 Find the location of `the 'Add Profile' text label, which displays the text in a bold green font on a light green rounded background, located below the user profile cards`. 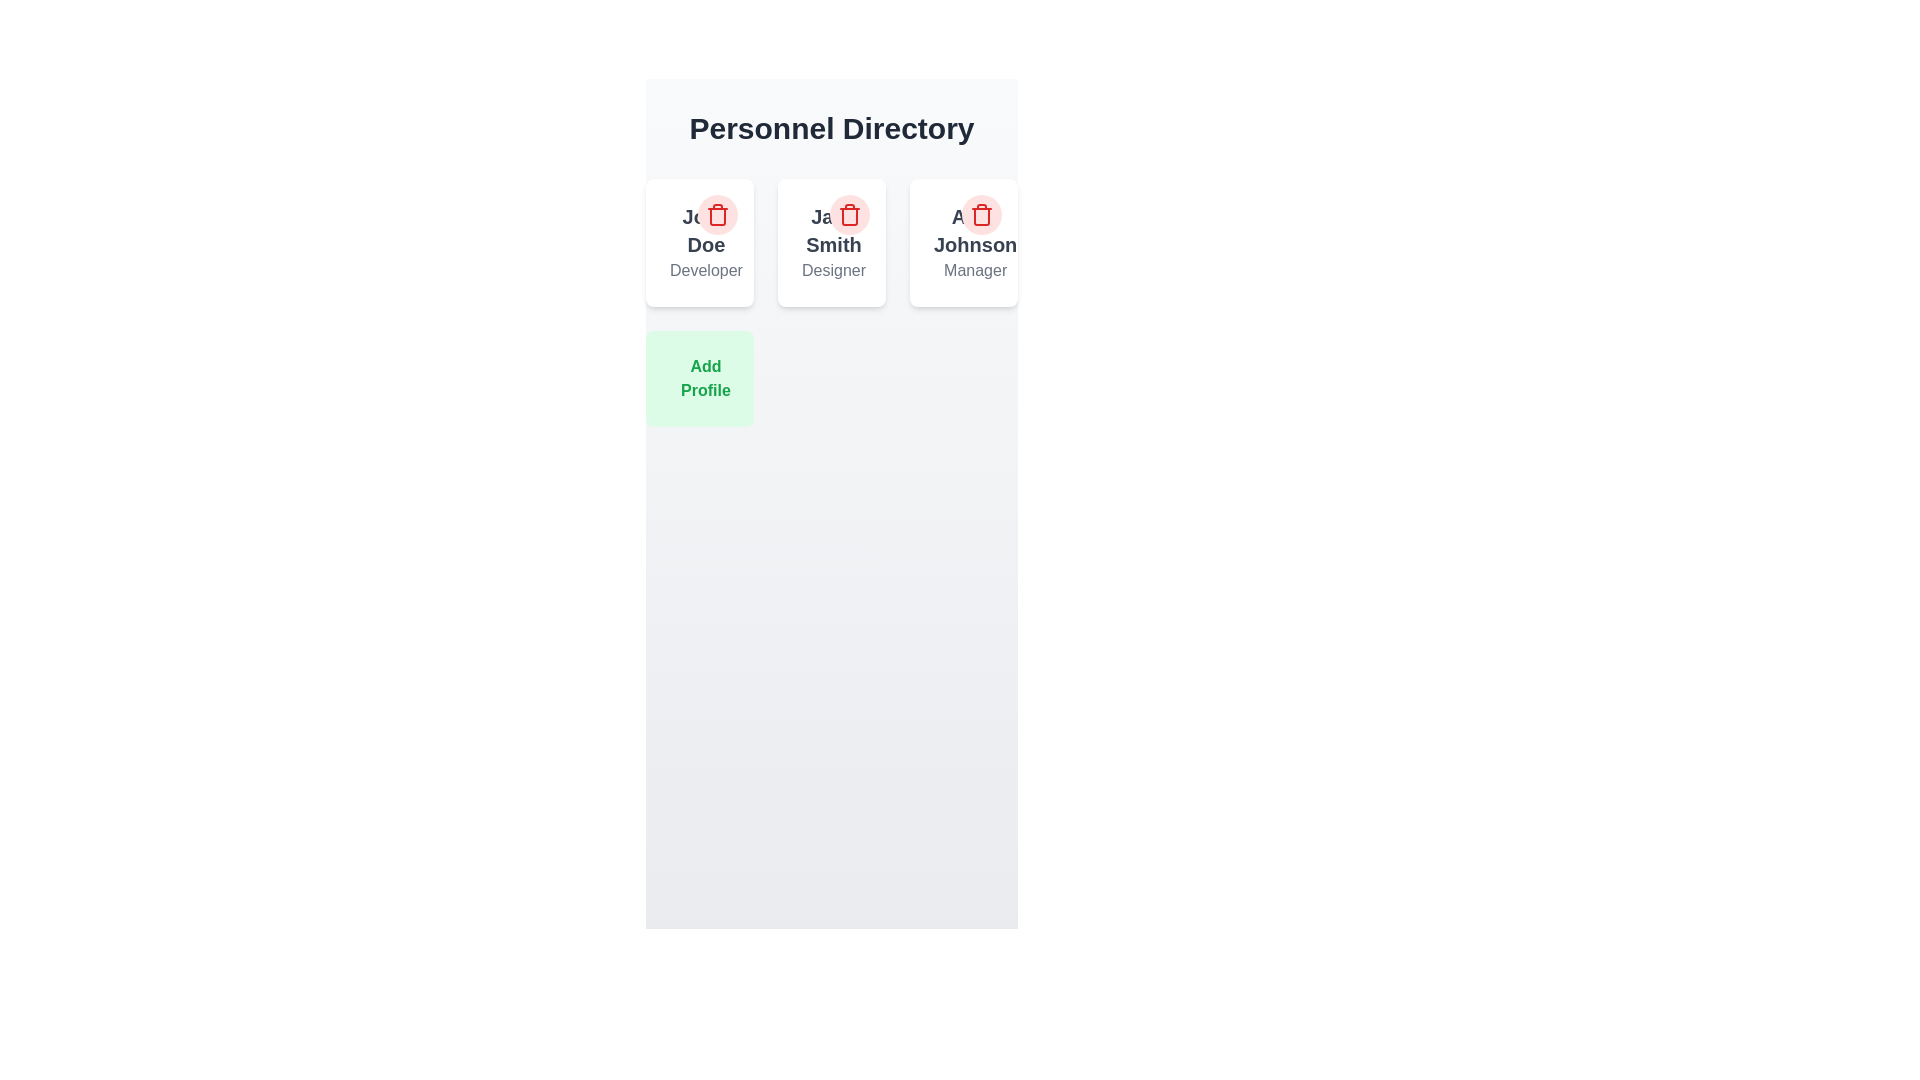

the 'Add Profile' text label, which displays the text in a bold green font on a light green rounded background, located below the user profile cards is located at coordinates (705, 378).